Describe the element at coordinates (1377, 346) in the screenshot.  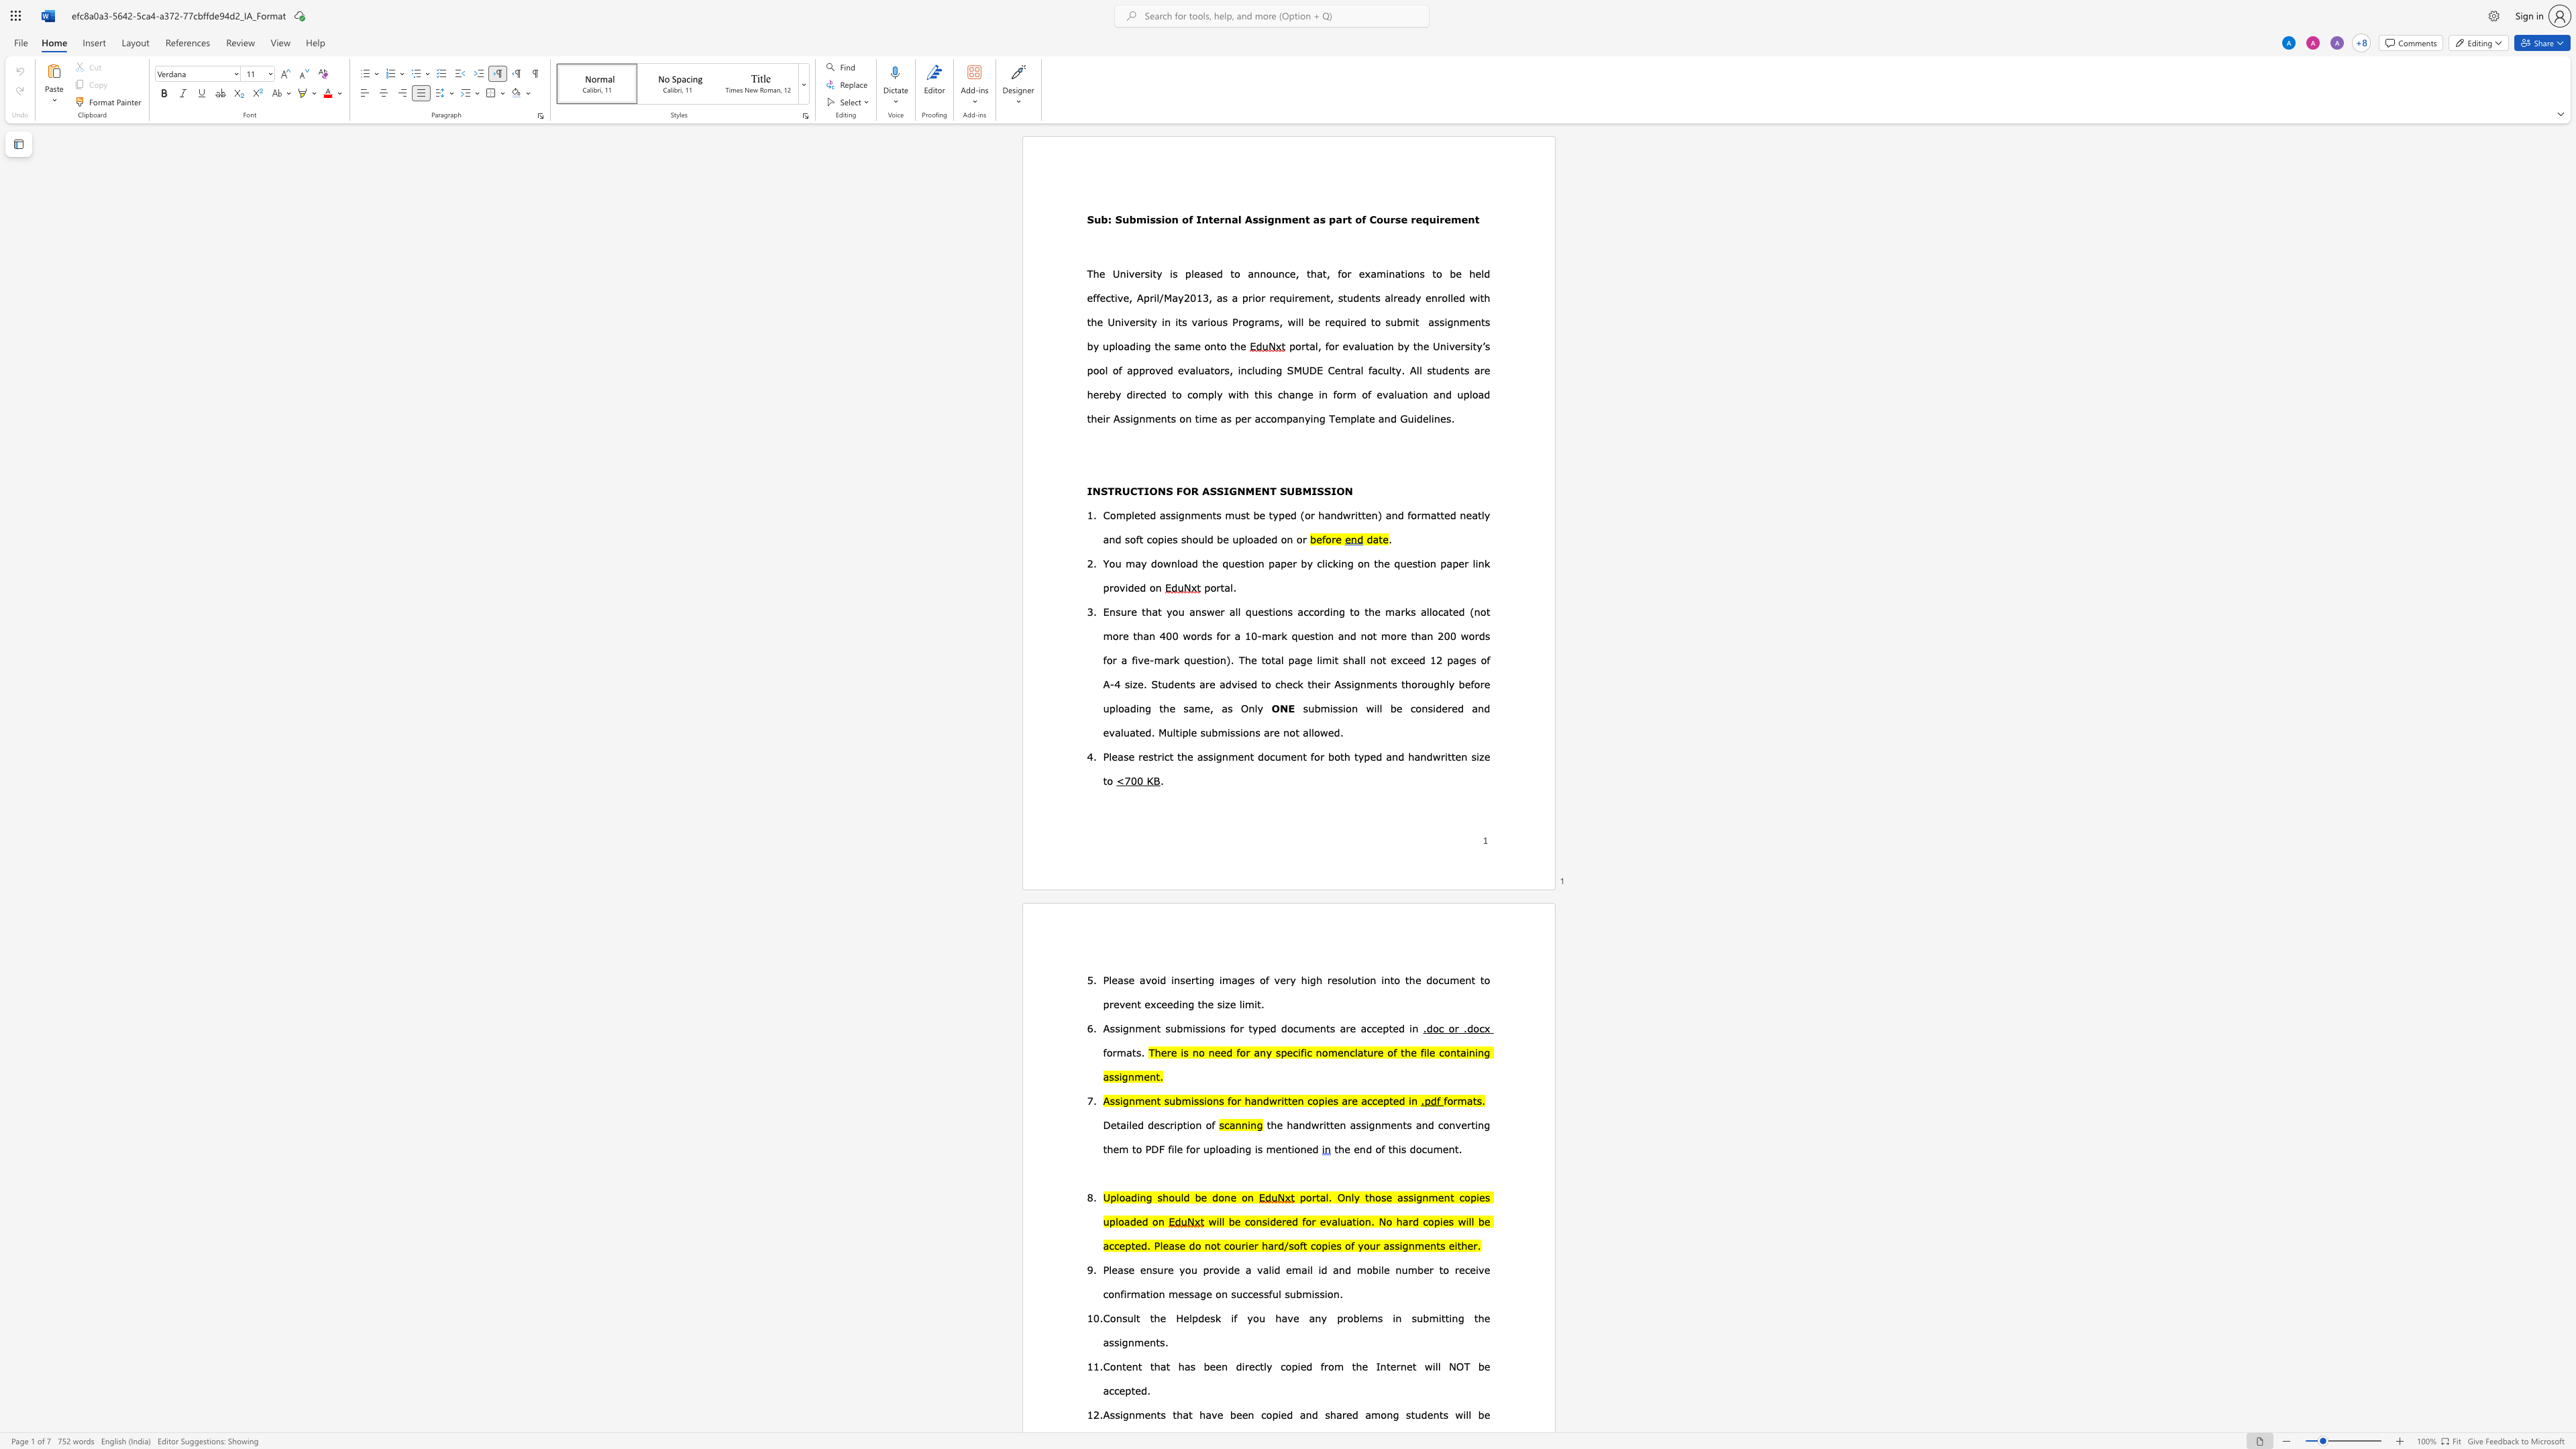
I see `the space between the continuous character "t" and "i" in the text` at that location.